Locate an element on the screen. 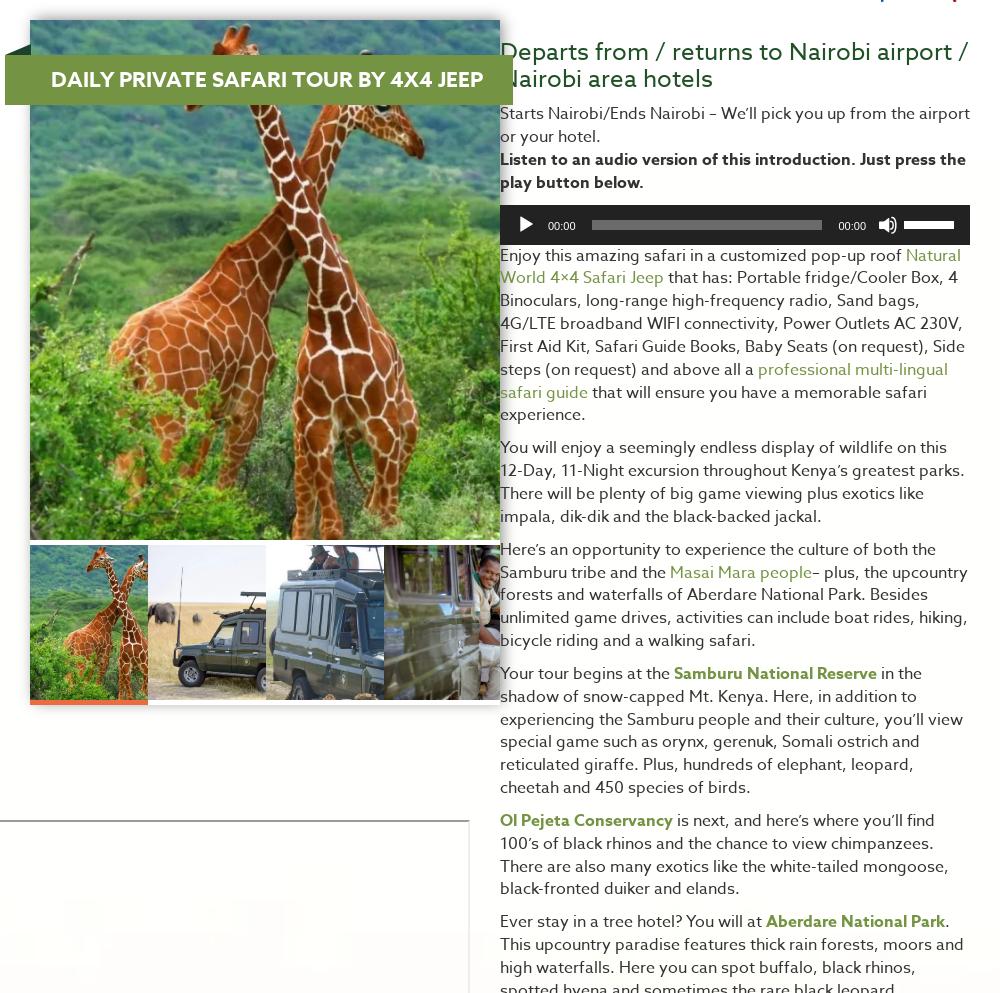 This screenshot has height=993, width=1000. 'Masai Mara people' is located at coordinates (670, 570).